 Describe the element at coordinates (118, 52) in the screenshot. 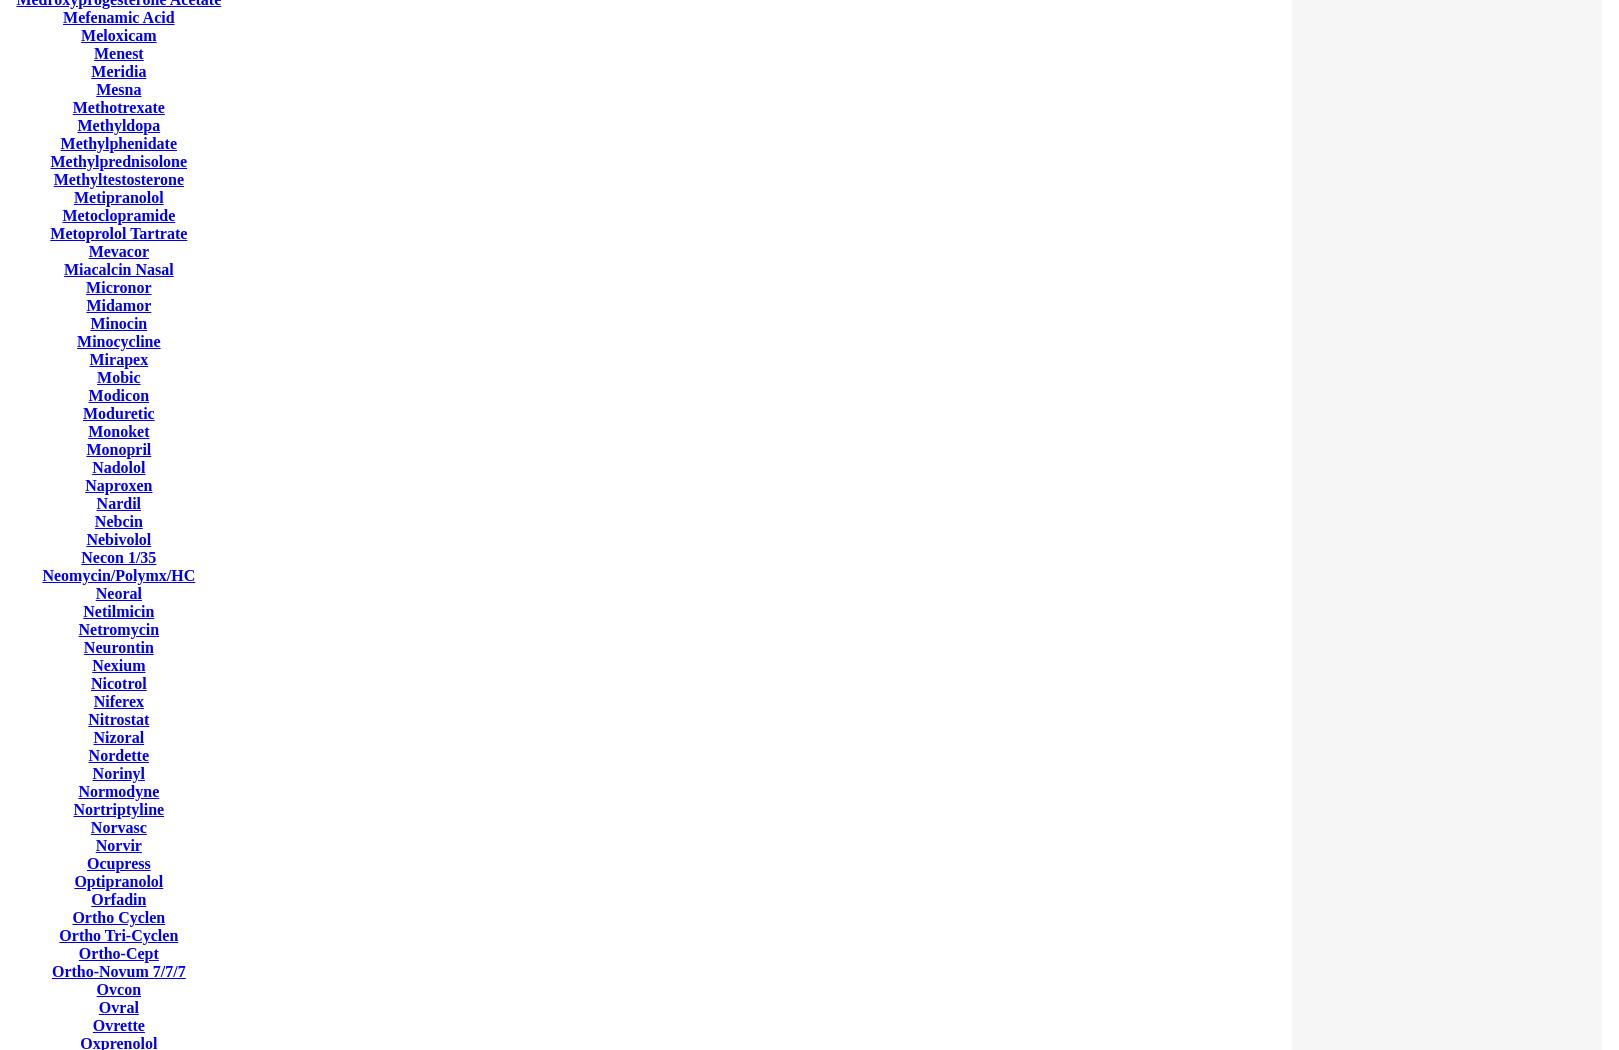

I see `'Menest'` at that location.